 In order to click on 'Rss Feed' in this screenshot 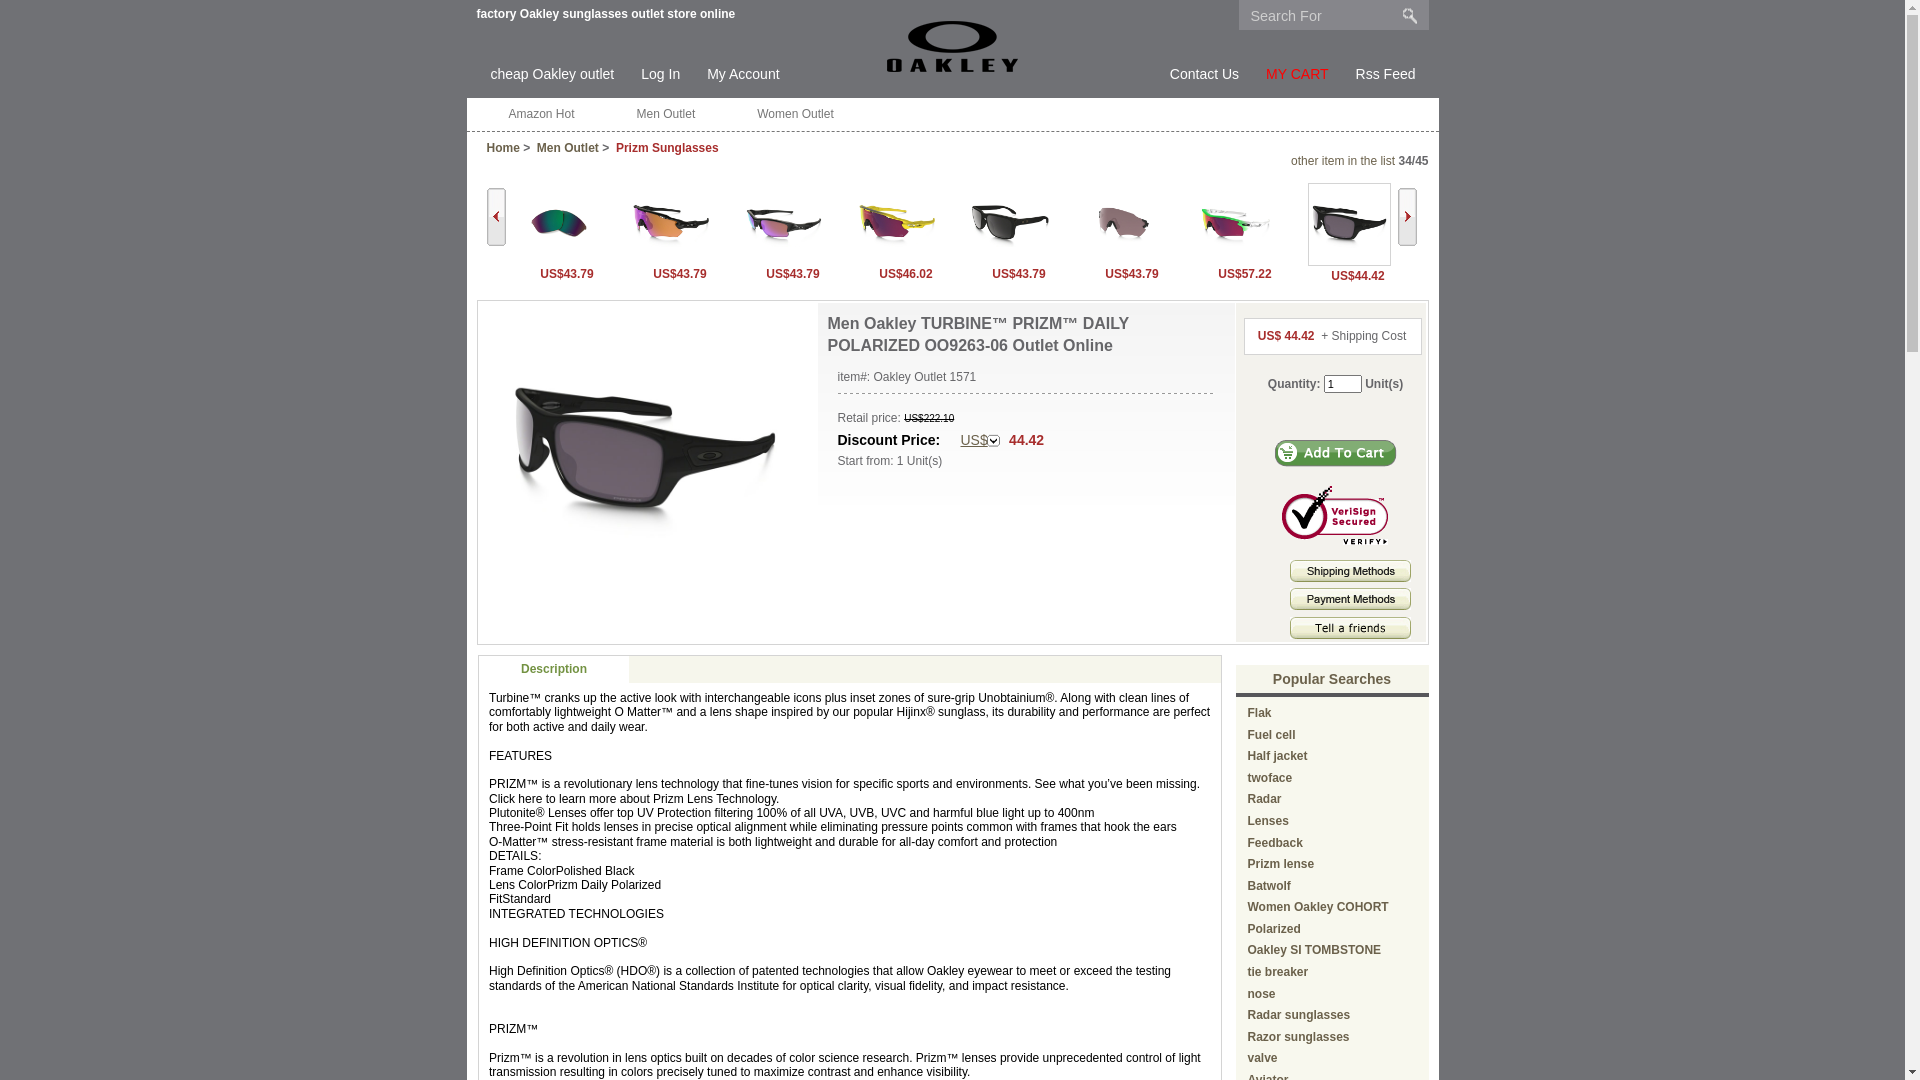, I will do `click(1385, 73)`.